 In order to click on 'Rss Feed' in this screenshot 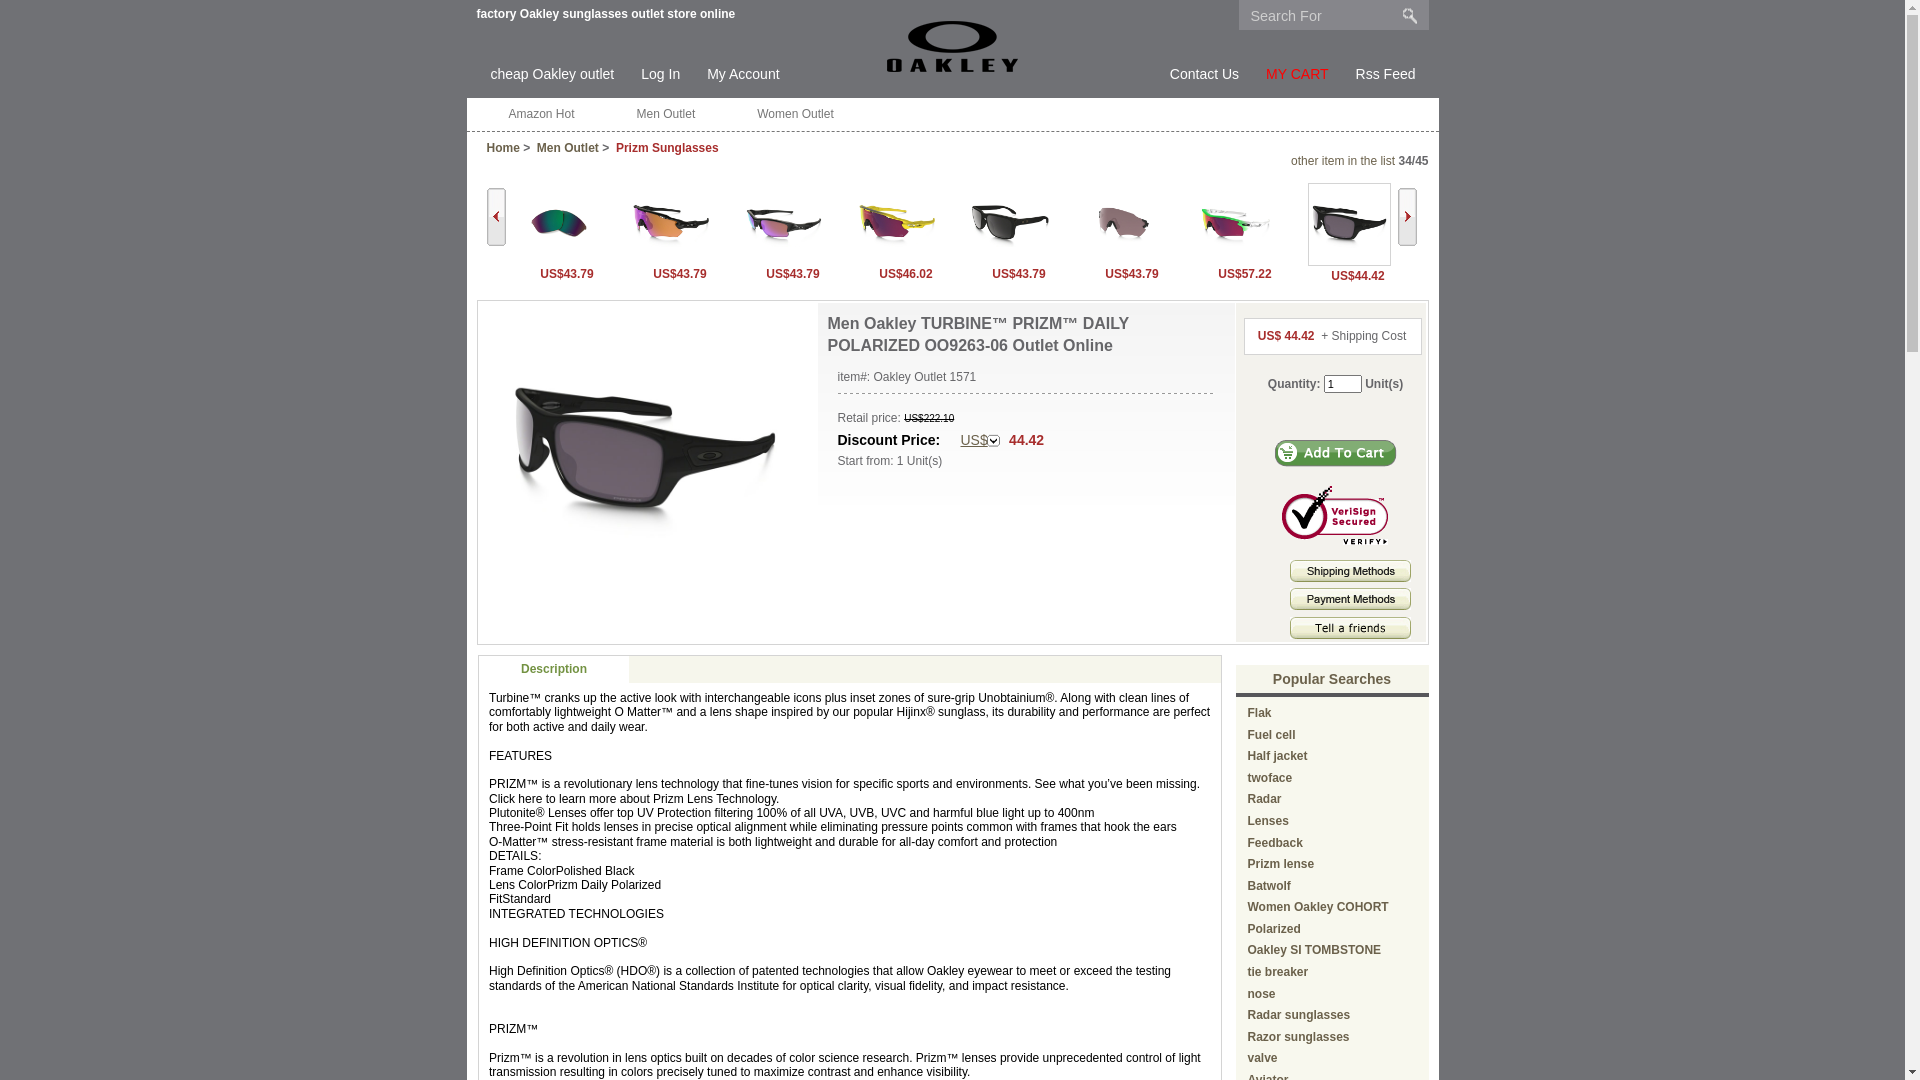, I will do `click(1385, 73)`.